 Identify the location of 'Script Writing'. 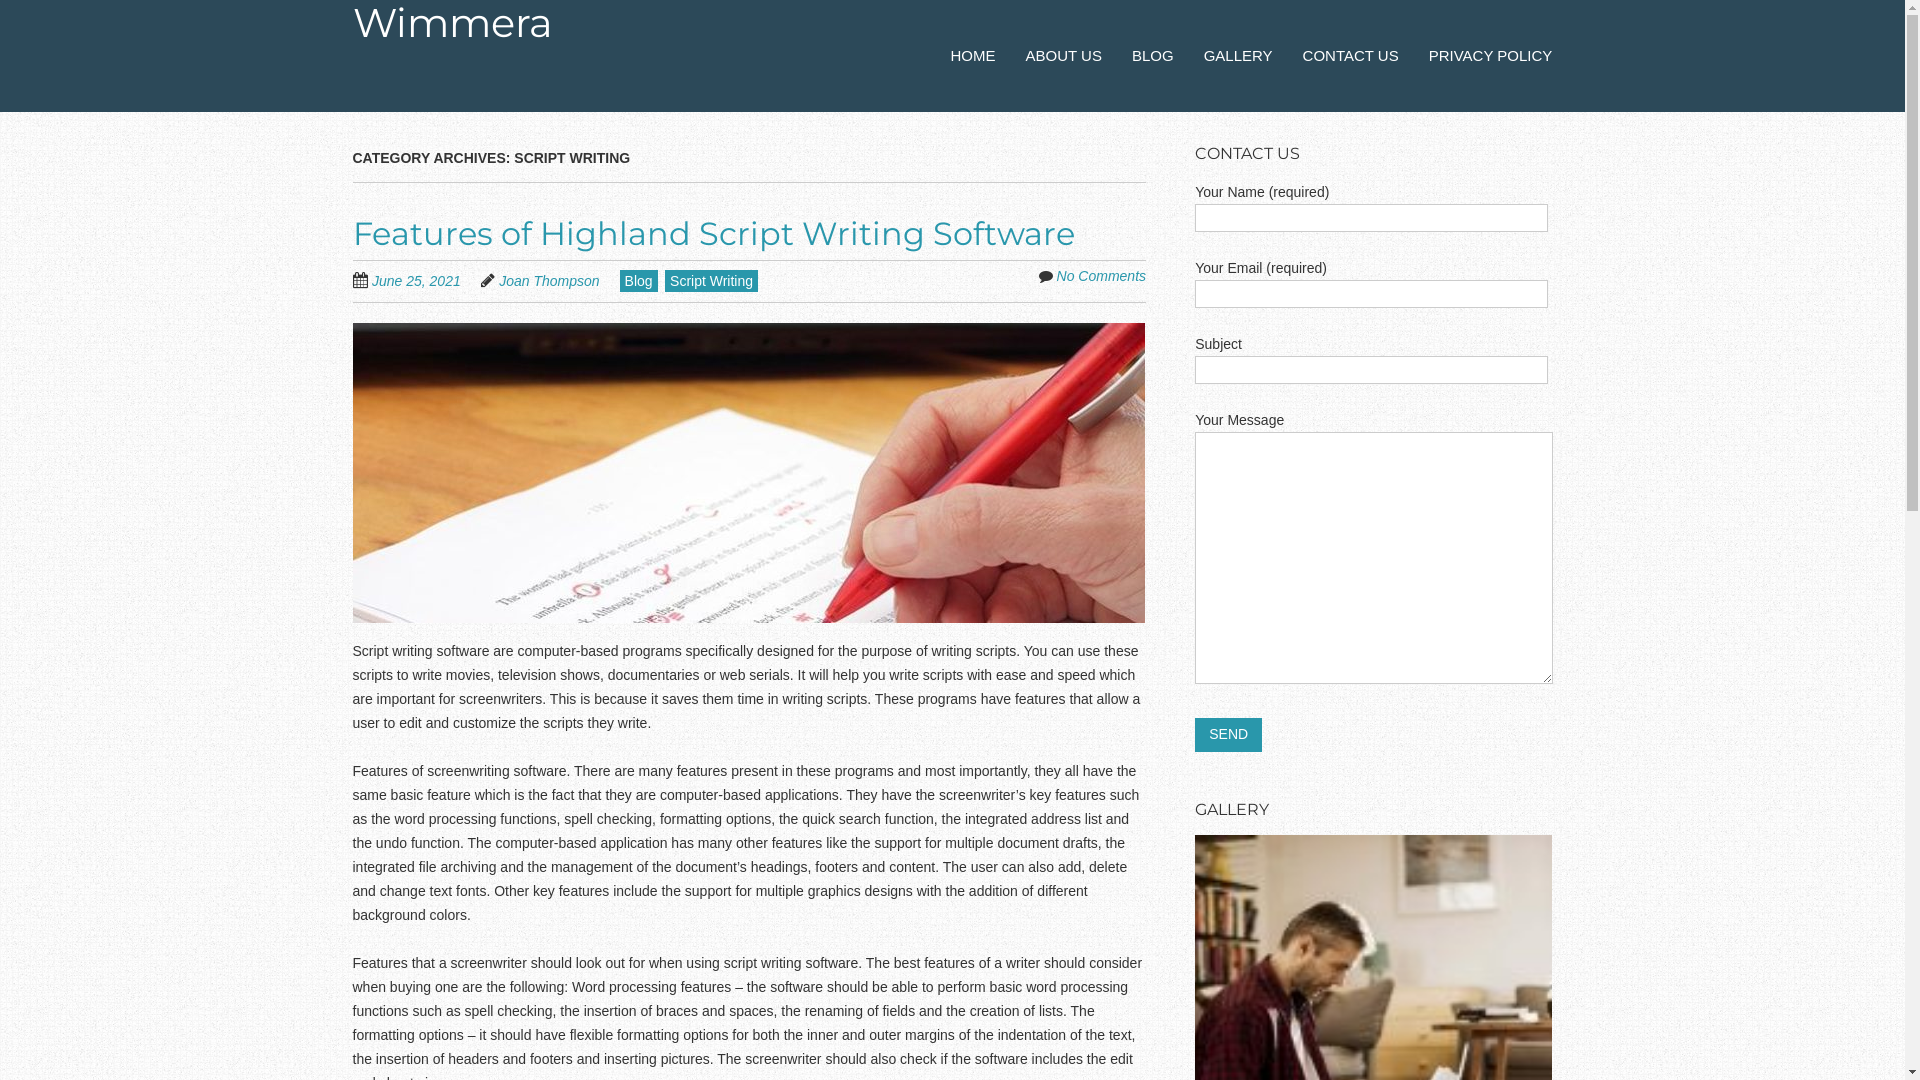
(711, 281).